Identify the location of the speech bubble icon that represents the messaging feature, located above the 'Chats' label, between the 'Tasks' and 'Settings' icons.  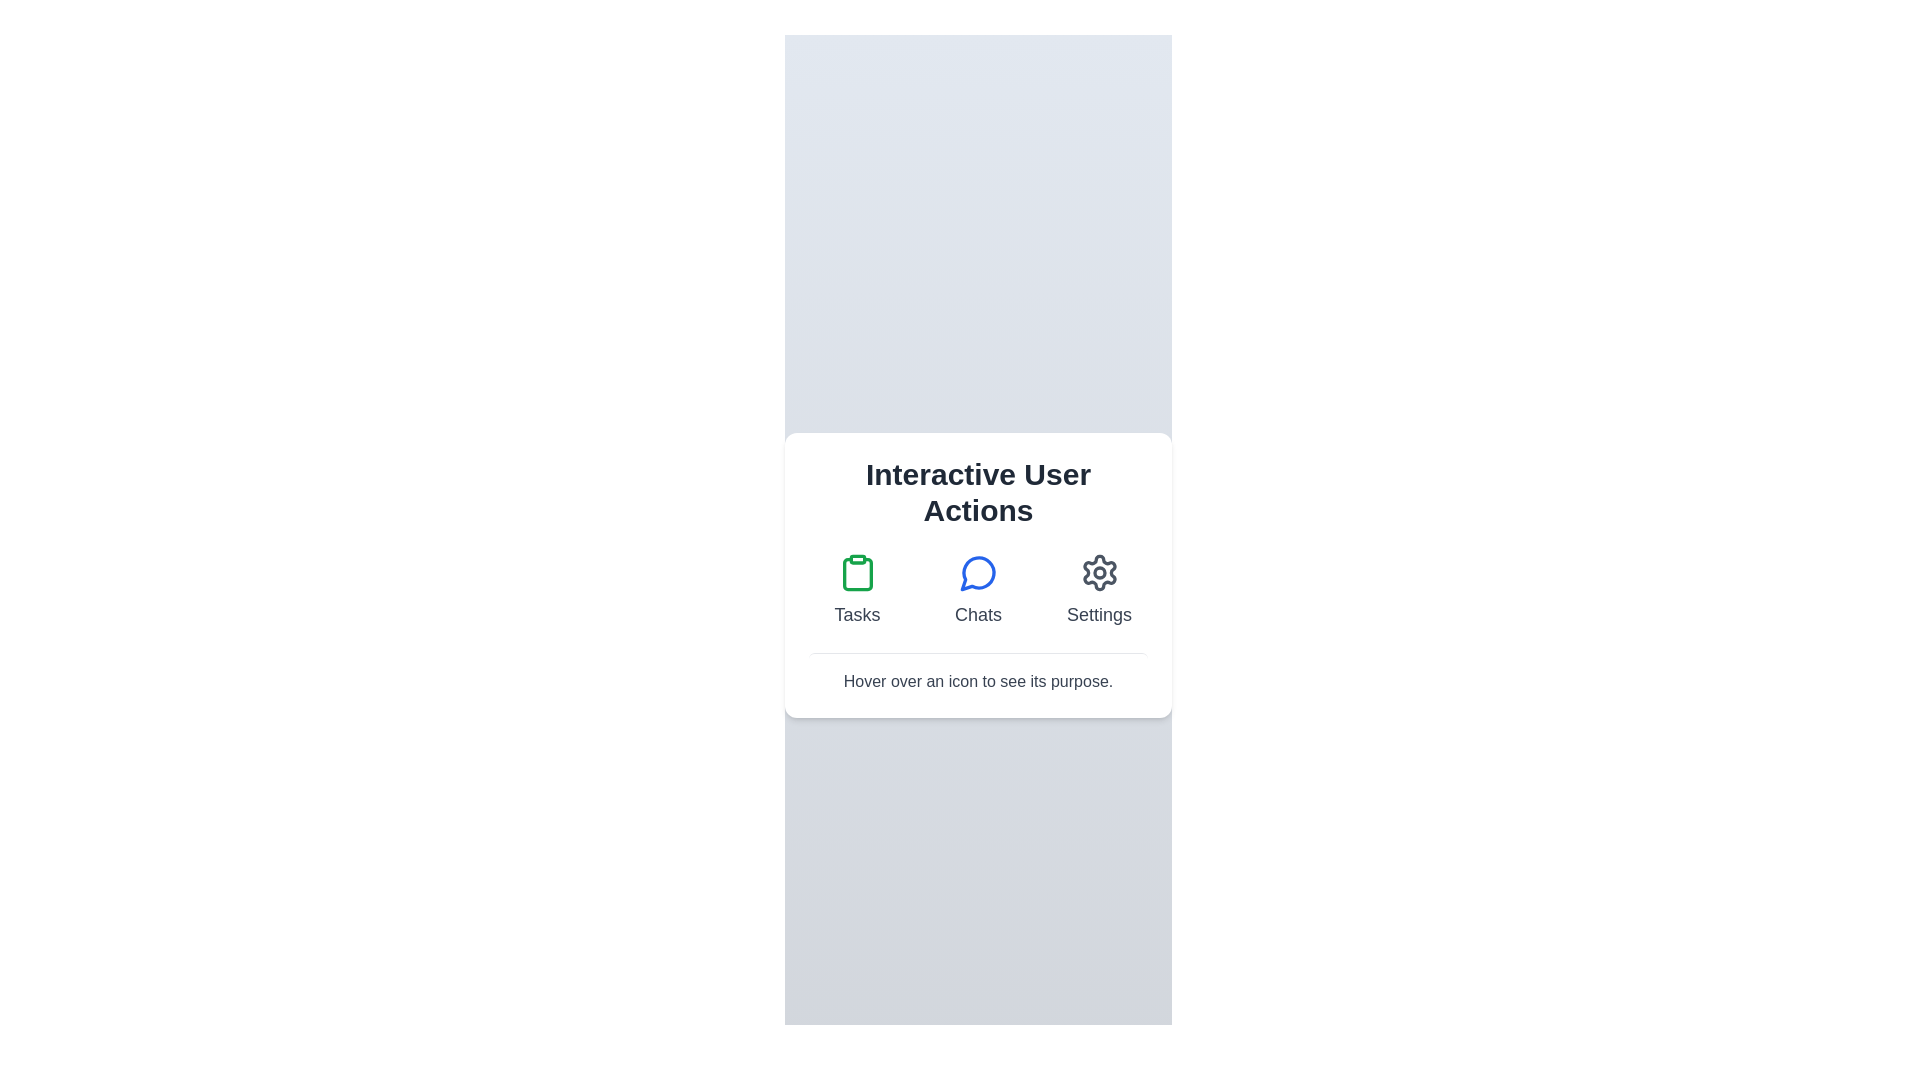
(978, 572).